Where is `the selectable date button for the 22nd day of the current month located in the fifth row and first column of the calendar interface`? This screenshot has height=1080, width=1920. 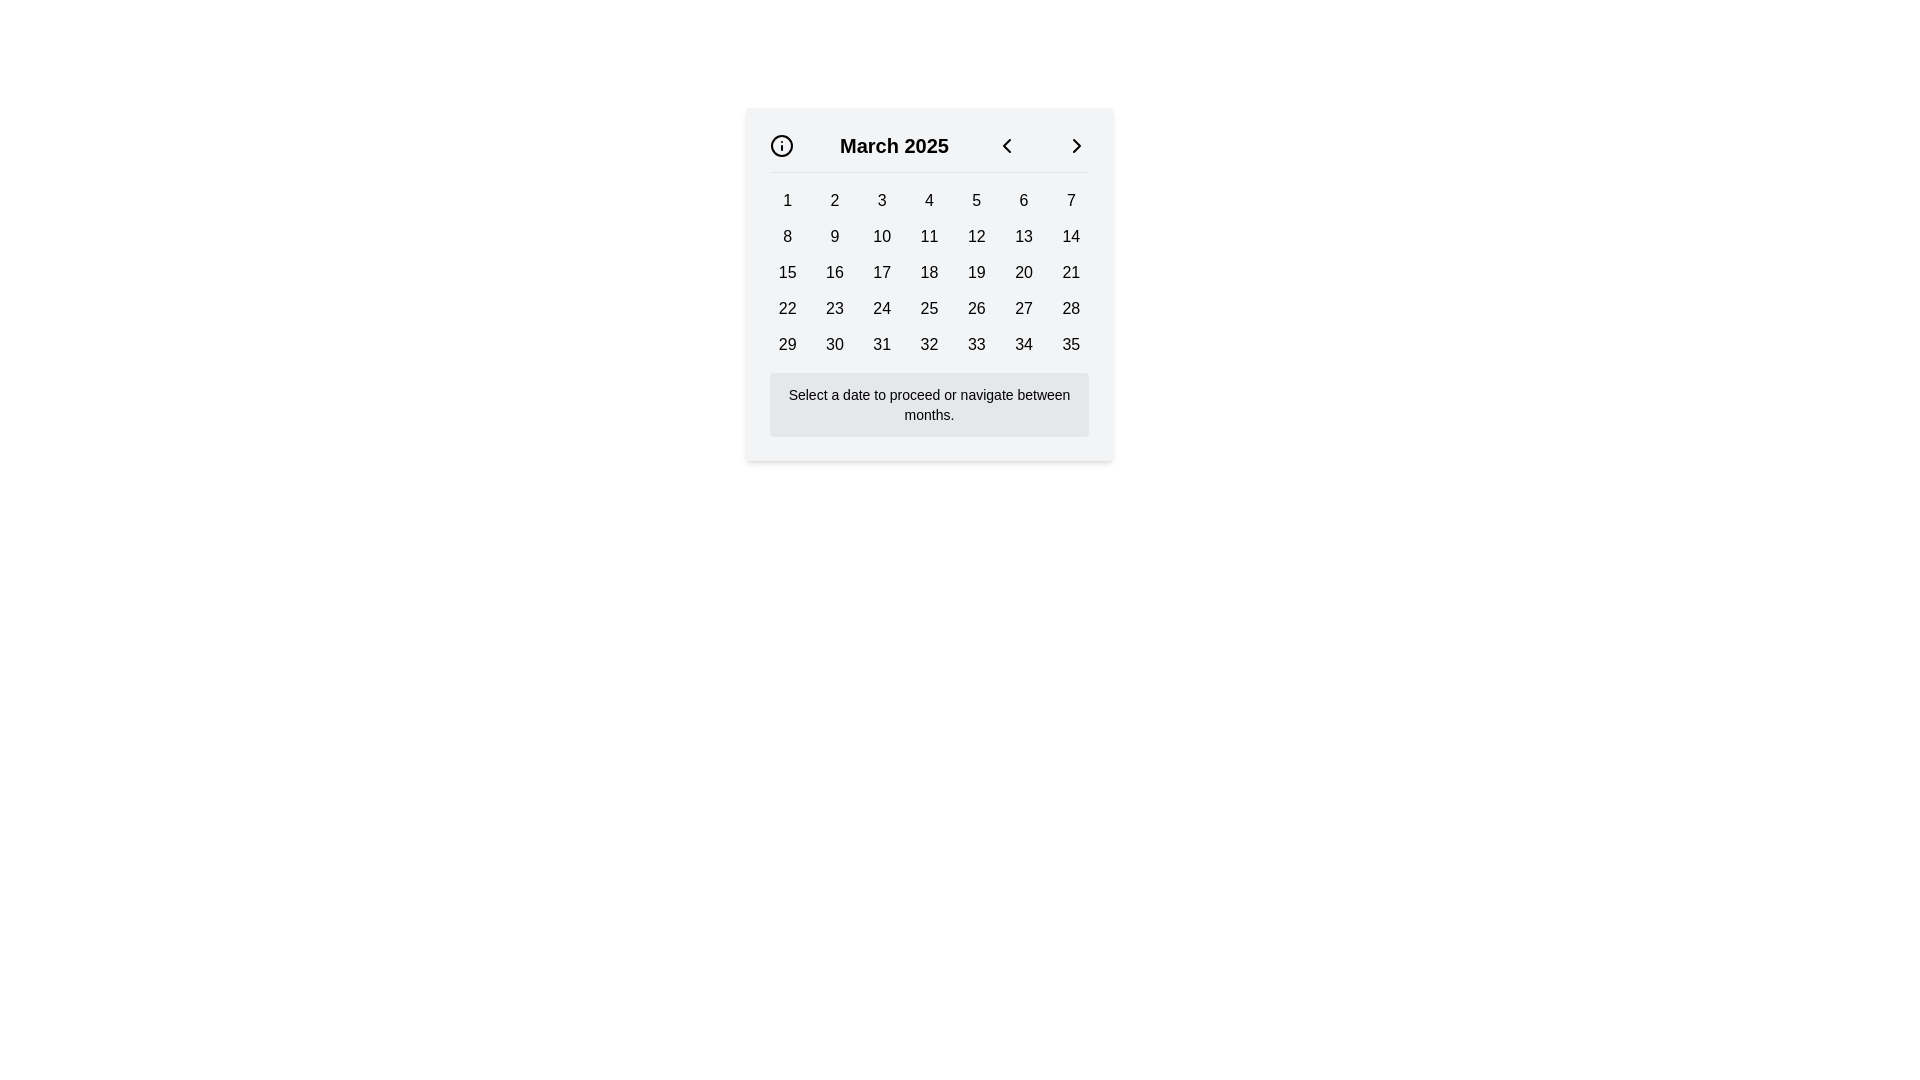
the selectable date button for the 22nd day of the current month located in the fifth row and first column of the calendar interface is located at coordinates (786, 308).